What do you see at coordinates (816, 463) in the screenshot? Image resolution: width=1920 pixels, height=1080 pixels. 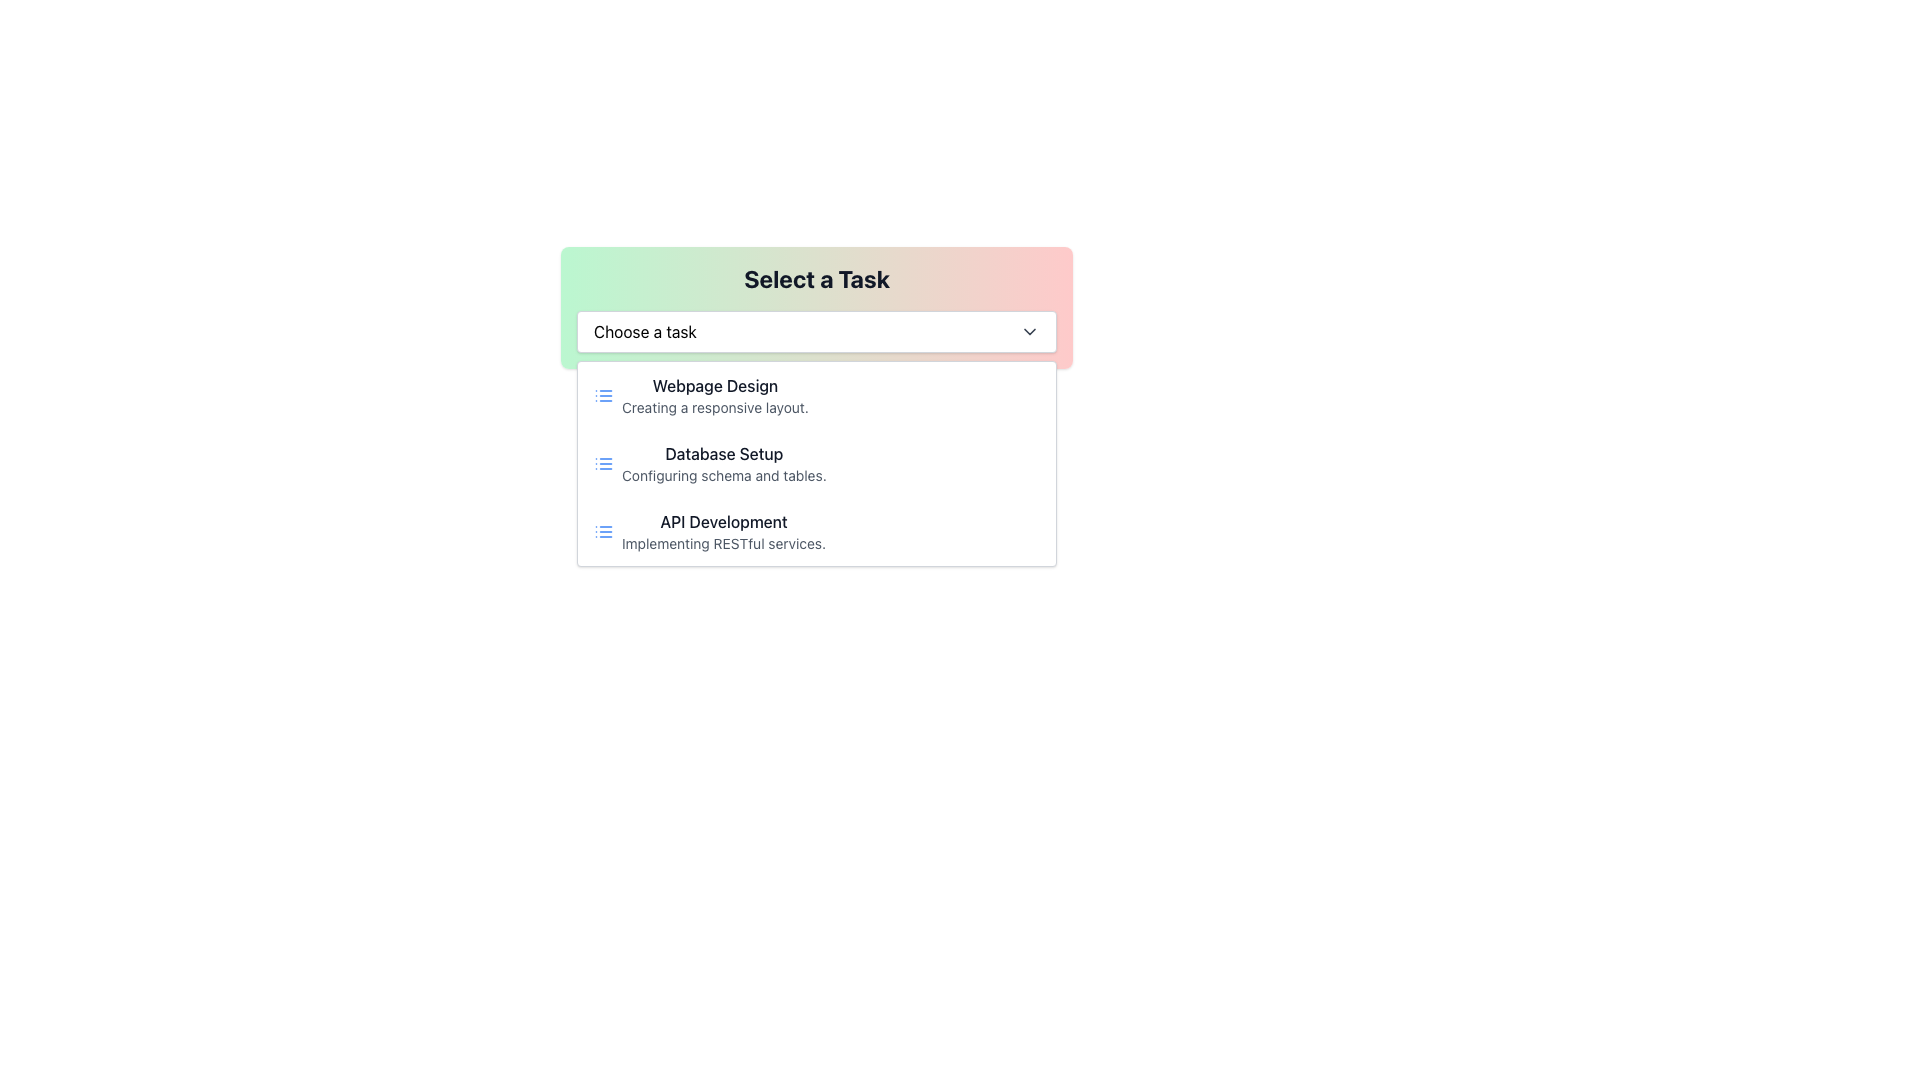 I see `the second item in the dropdown list under the header 'Select a Task'` at bounding box center [816, 463].